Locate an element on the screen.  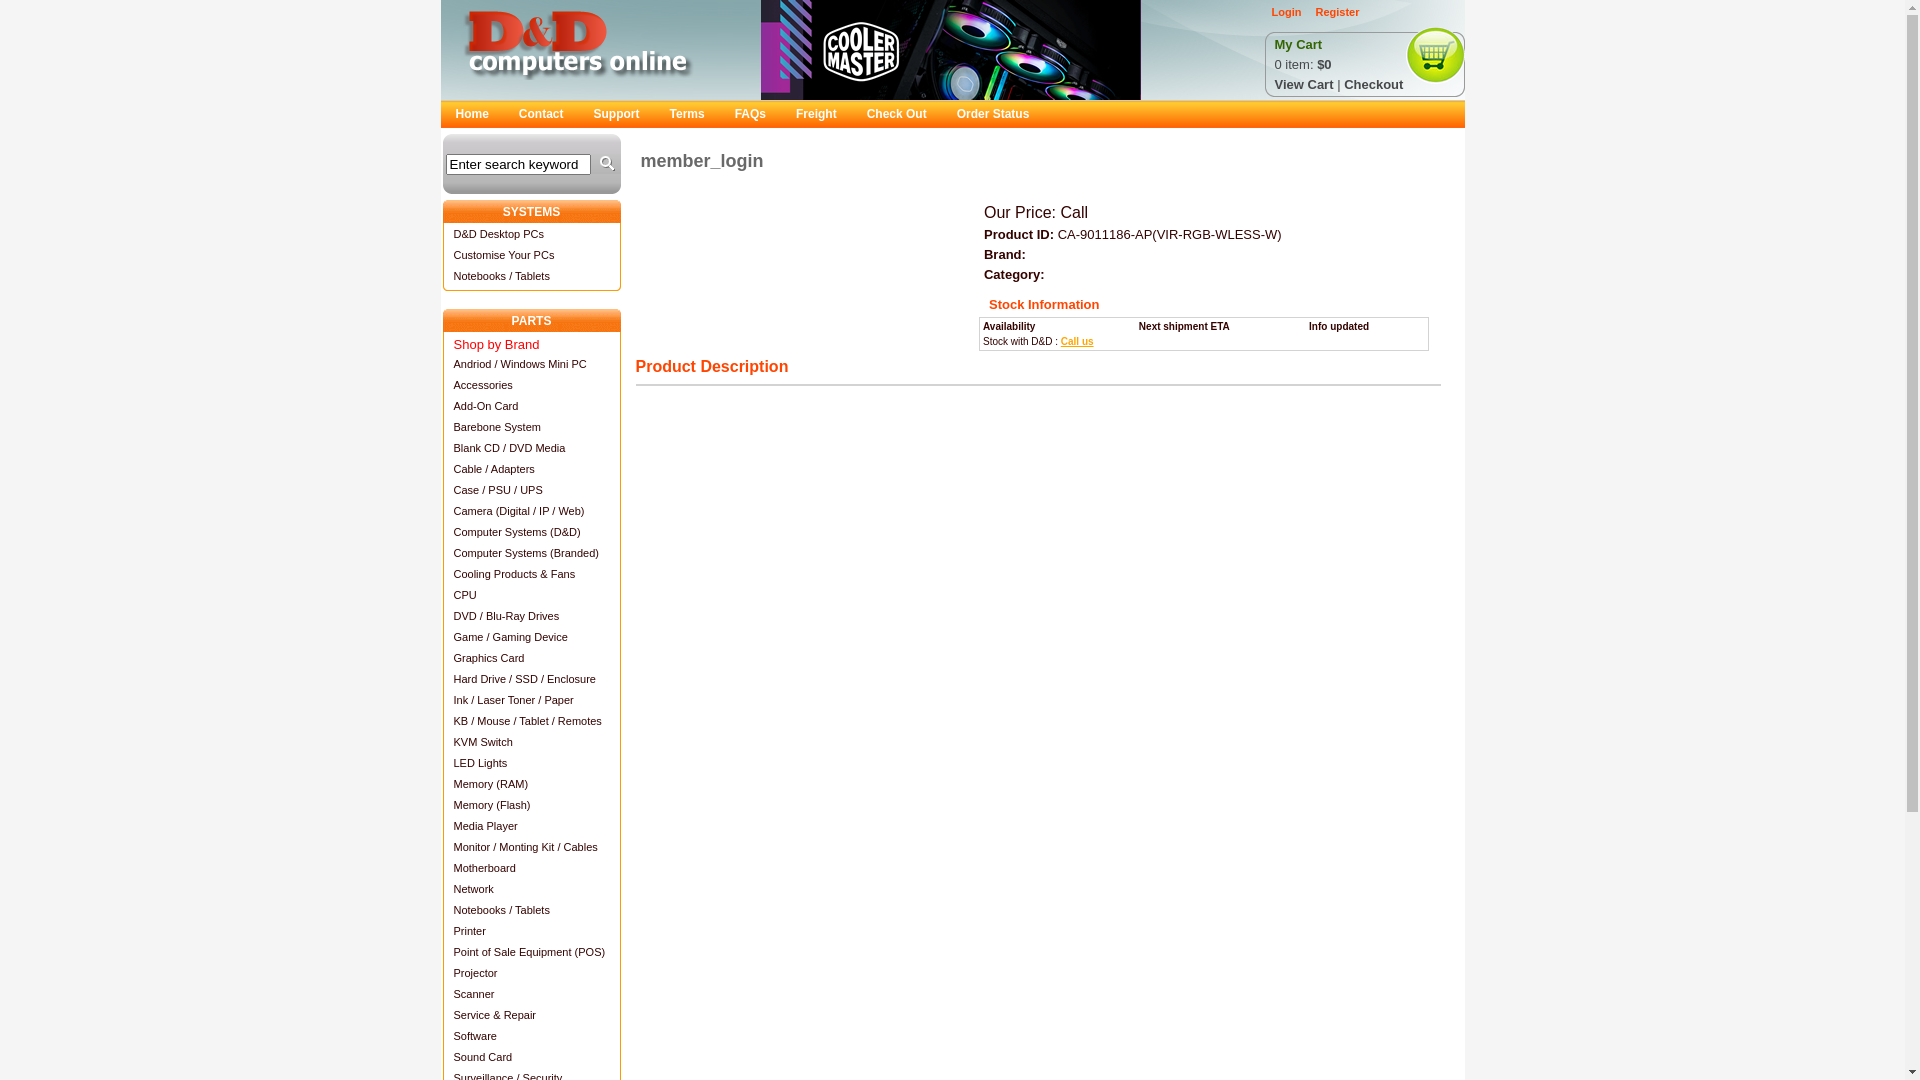
'Shop by Brand' is located at coordinates (531, 341).